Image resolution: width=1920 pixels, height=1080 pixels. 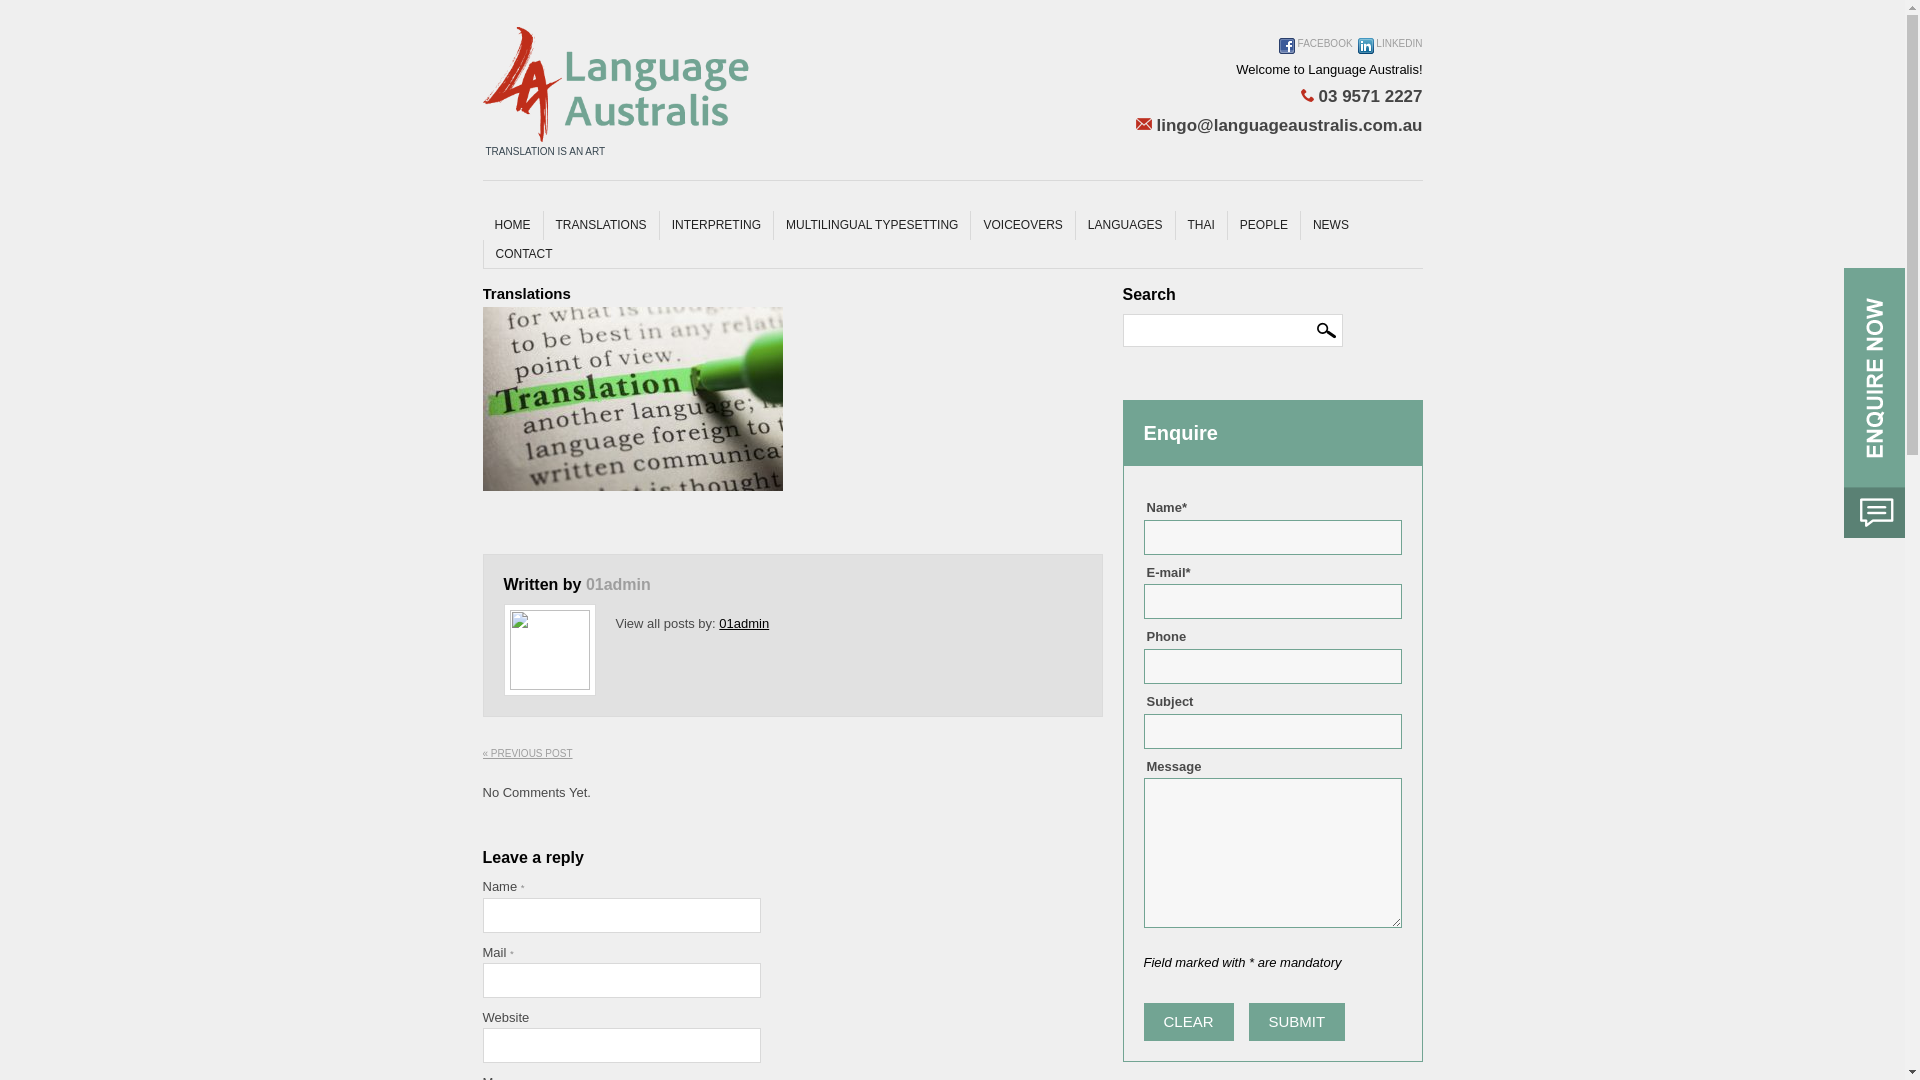 I want to click on 'MULTILINGUAL TYPESETTING', so click(x=771, y=225).